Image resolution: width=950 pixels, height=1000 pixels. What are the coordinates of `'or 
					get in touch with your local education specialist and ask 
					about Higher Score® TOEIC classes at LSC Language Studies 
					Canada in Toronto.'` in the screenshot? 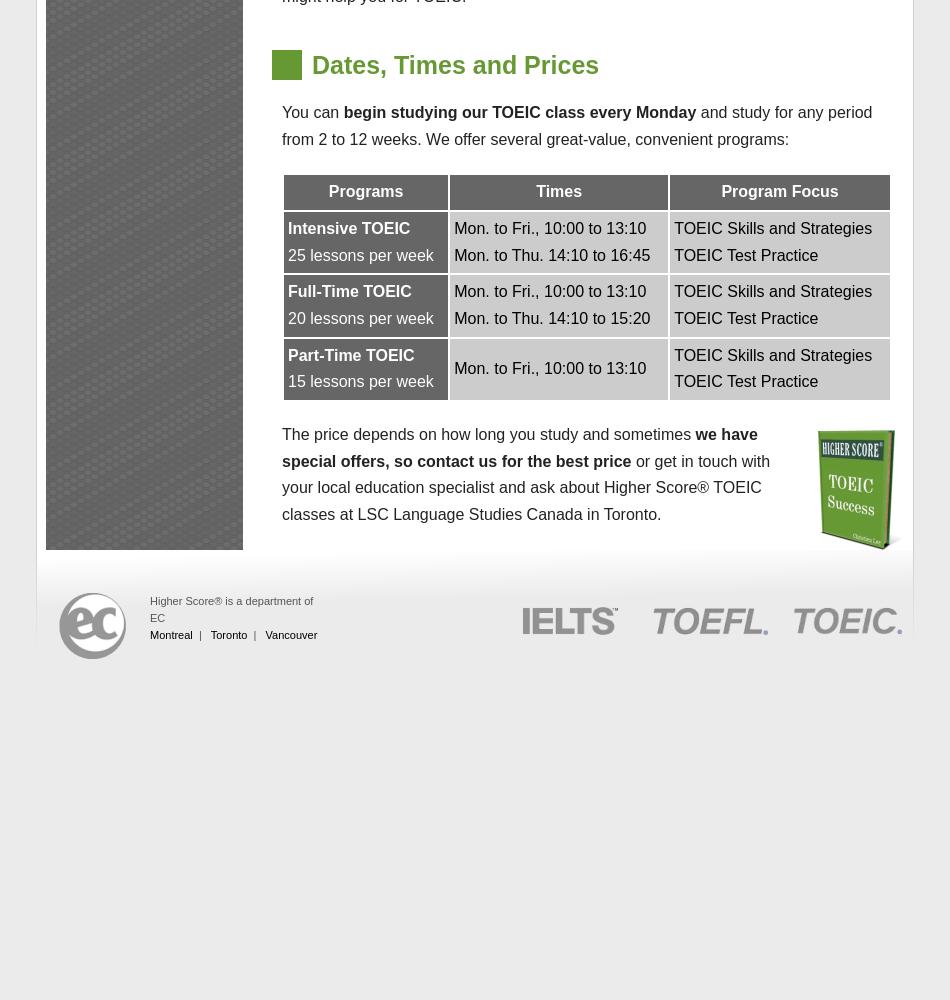 It's located at (280, 486).